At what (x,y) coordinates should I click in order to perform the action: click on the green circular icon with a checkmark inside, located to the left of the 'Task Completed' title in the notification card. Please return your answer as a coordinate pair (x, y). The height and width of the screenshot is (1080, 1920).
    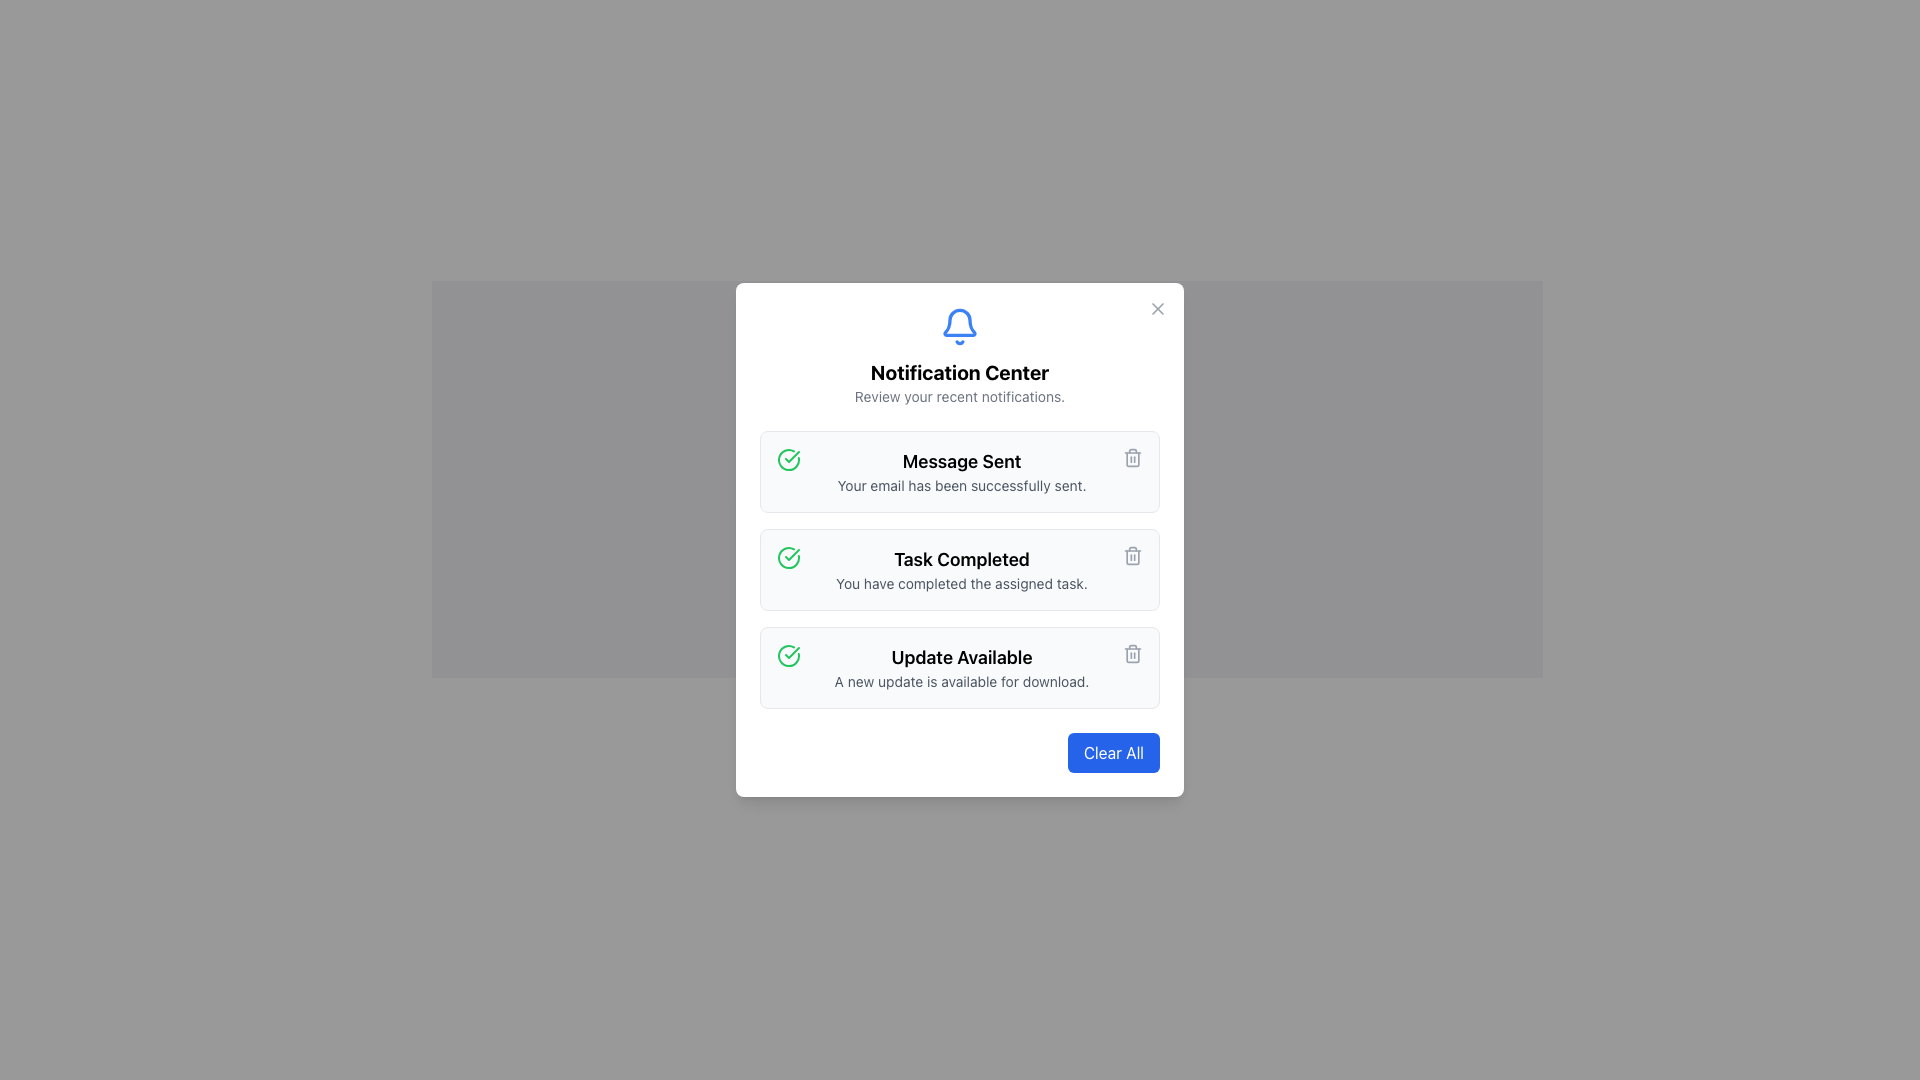
    Looking at the image, I should click on (787, 558).